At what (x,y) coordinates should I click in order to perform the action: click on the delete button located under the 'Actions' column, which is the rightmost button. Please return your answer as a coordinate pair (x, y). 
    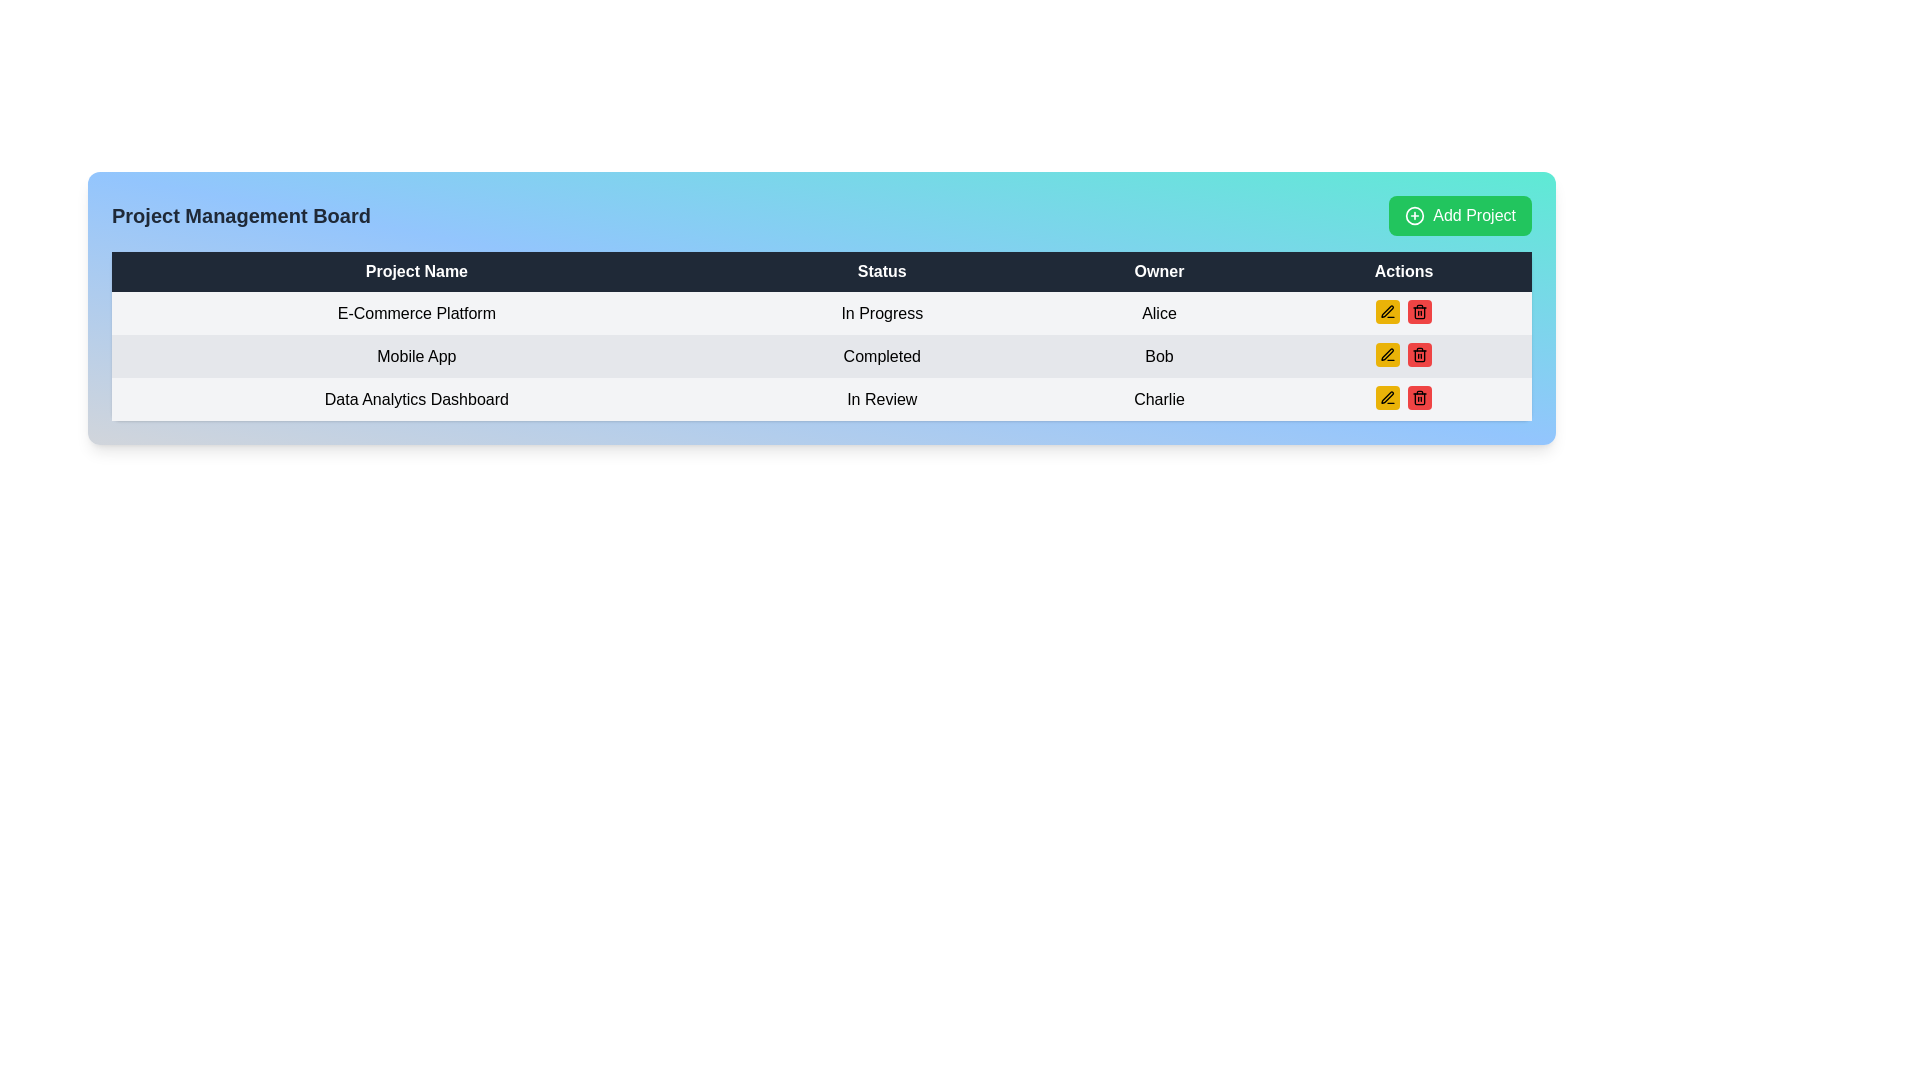
    Looking at the image, I should click on (1419, 397).